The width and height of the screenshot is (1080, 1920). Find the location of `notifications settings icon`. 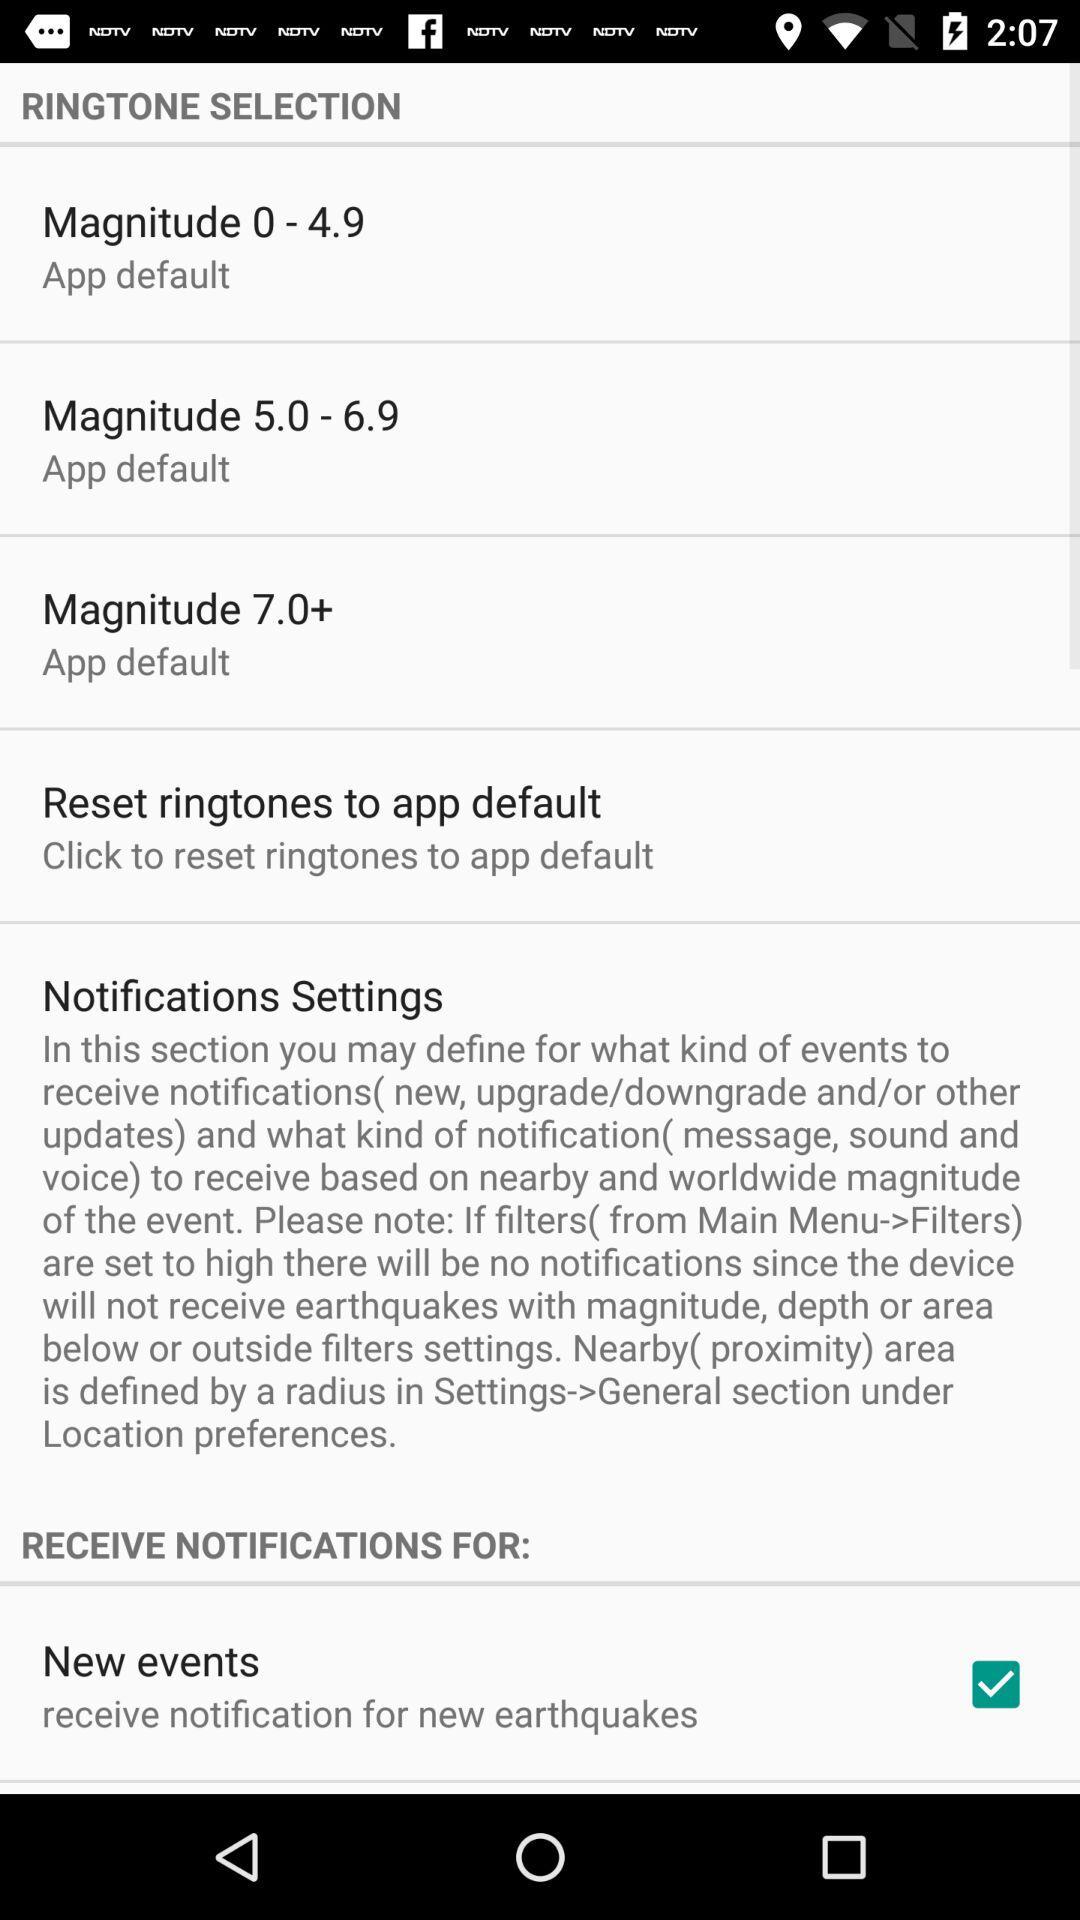

notifications settings icon is located at coordinates (242, 994).